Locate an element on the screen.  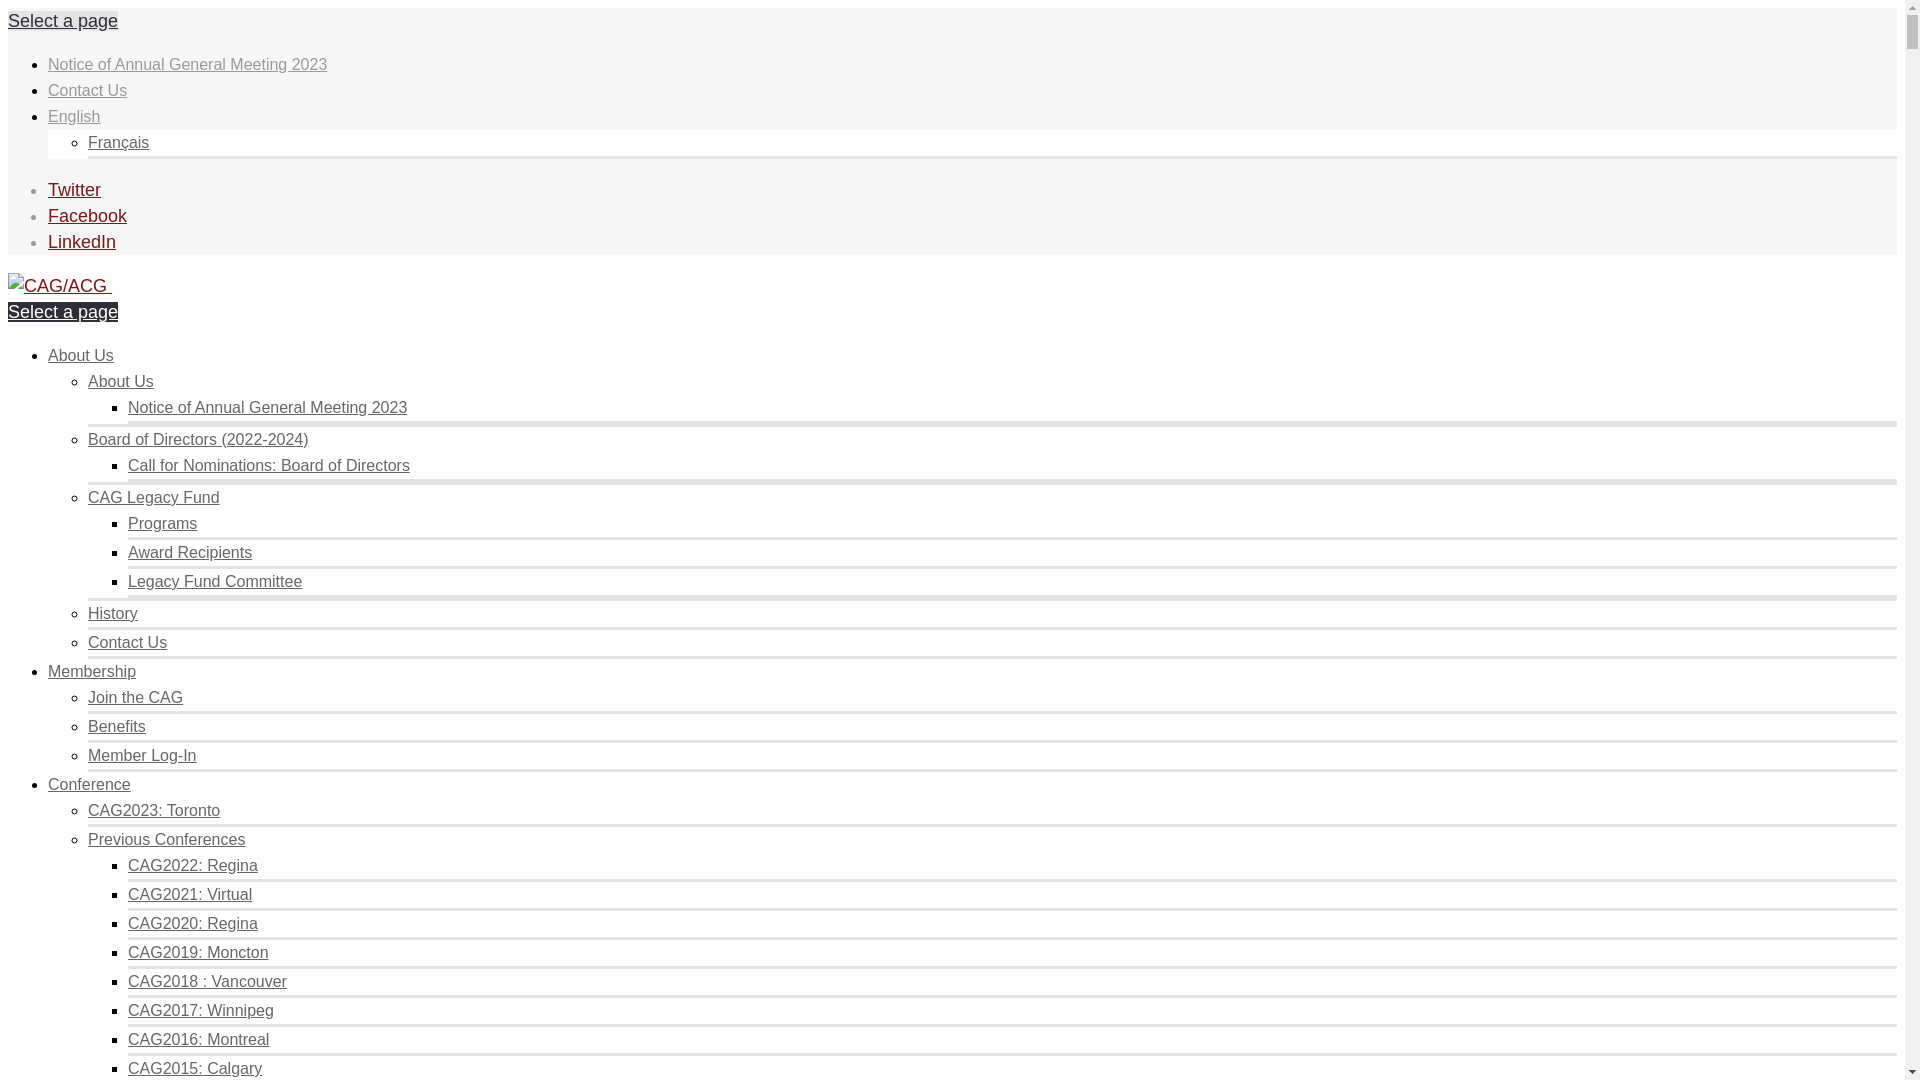
'LinkedIn' is located at coordinates (80, 241).